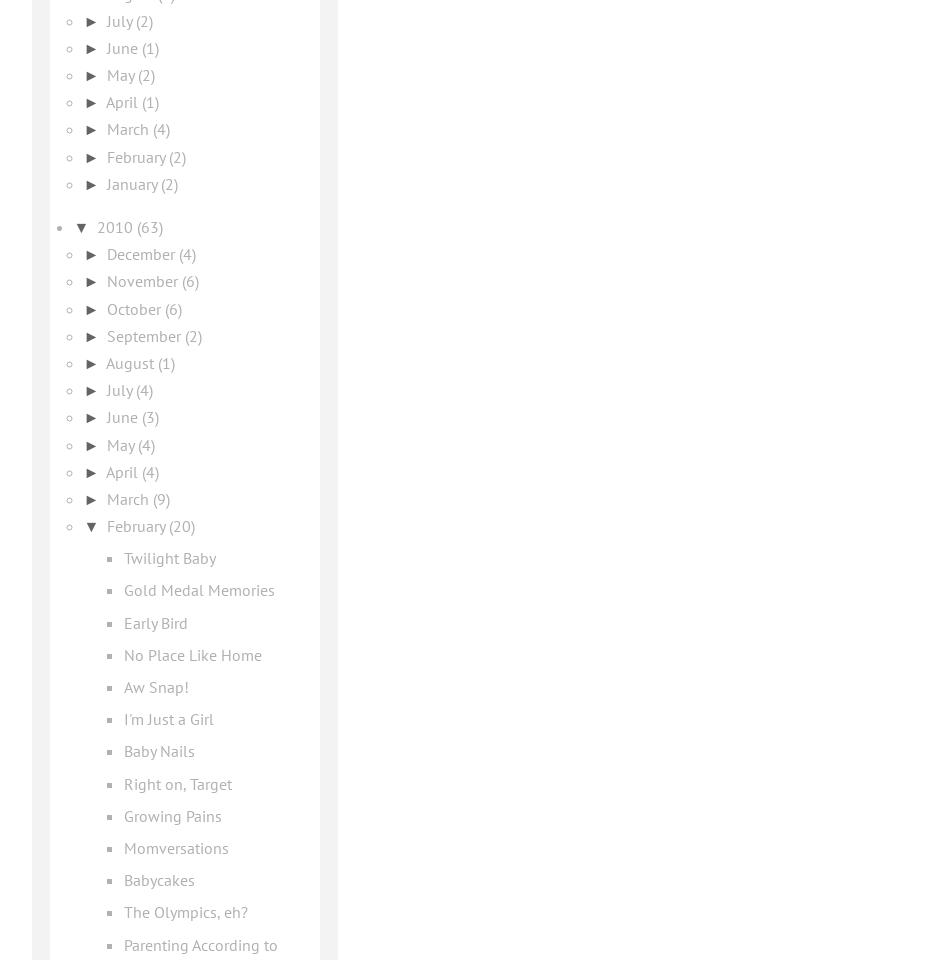 This screenshot has width=938, height=960. I want to click on 'December', so click(143, 253).